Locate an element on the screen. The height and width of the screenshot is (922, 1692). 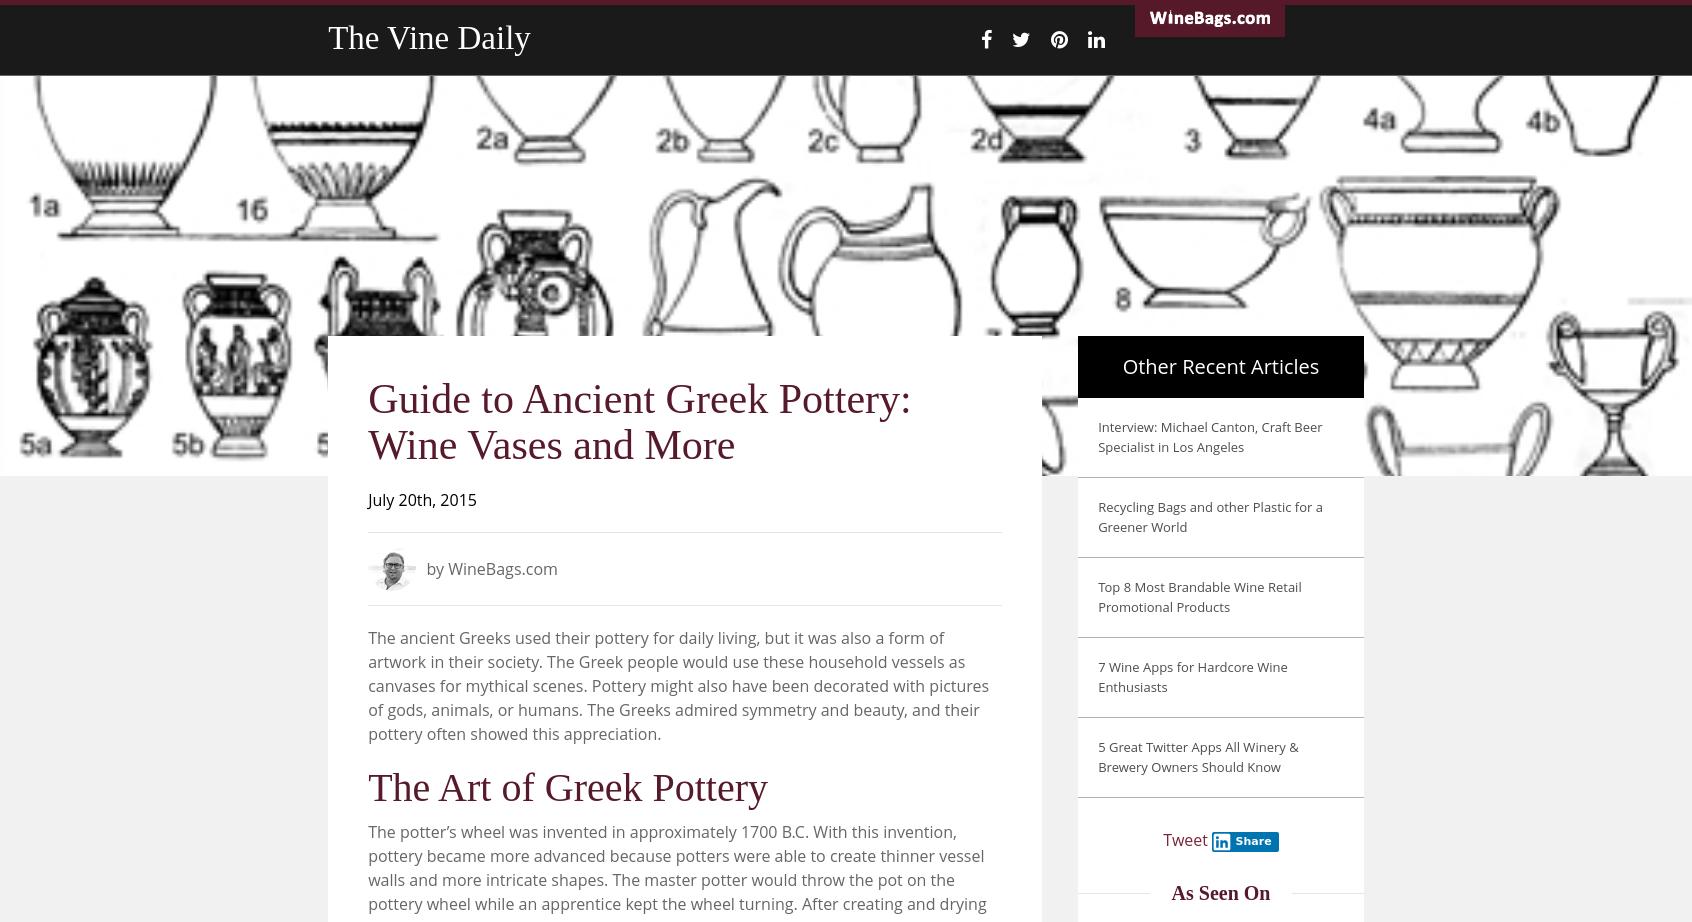
'5 Great Twitter Apps All Winery & Brewery Owners Should Know' is located at coordinates (1097, 755).